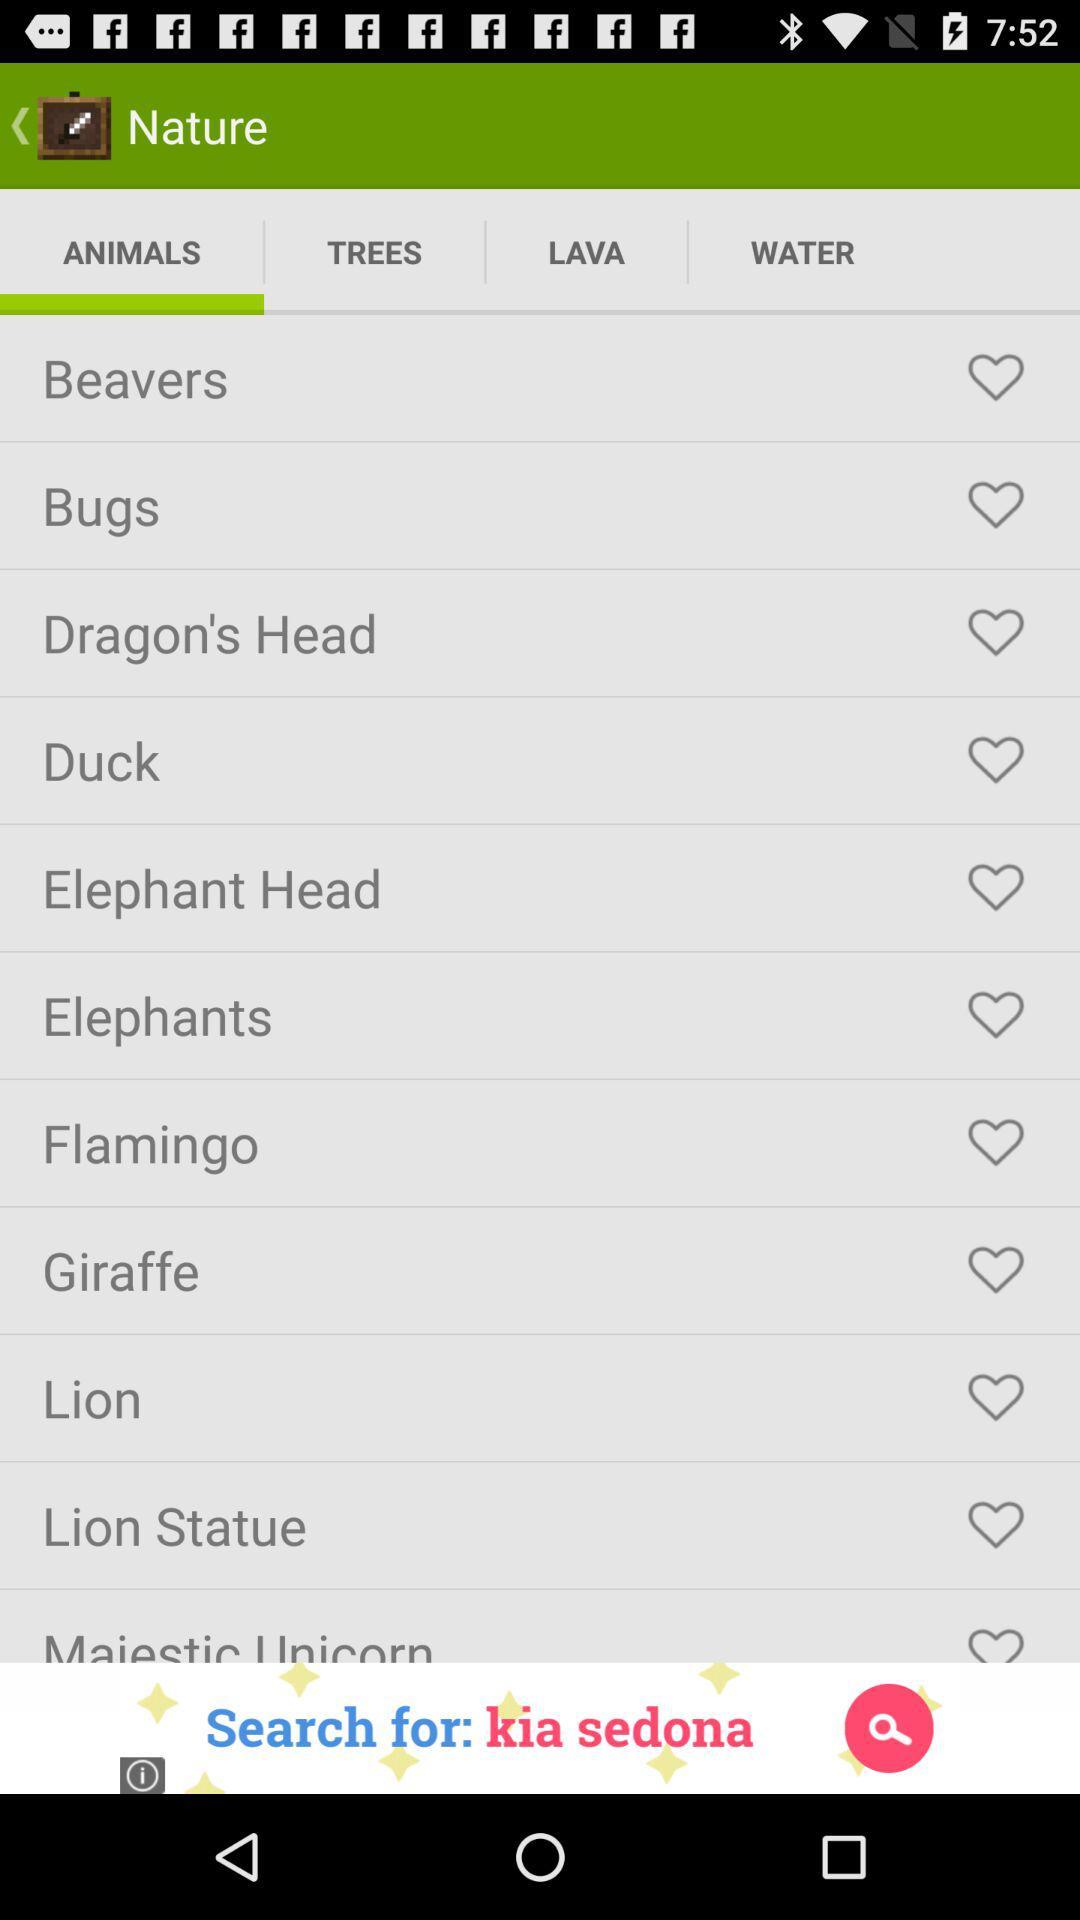  I want to click on search advertisement, so click(540, 1727).